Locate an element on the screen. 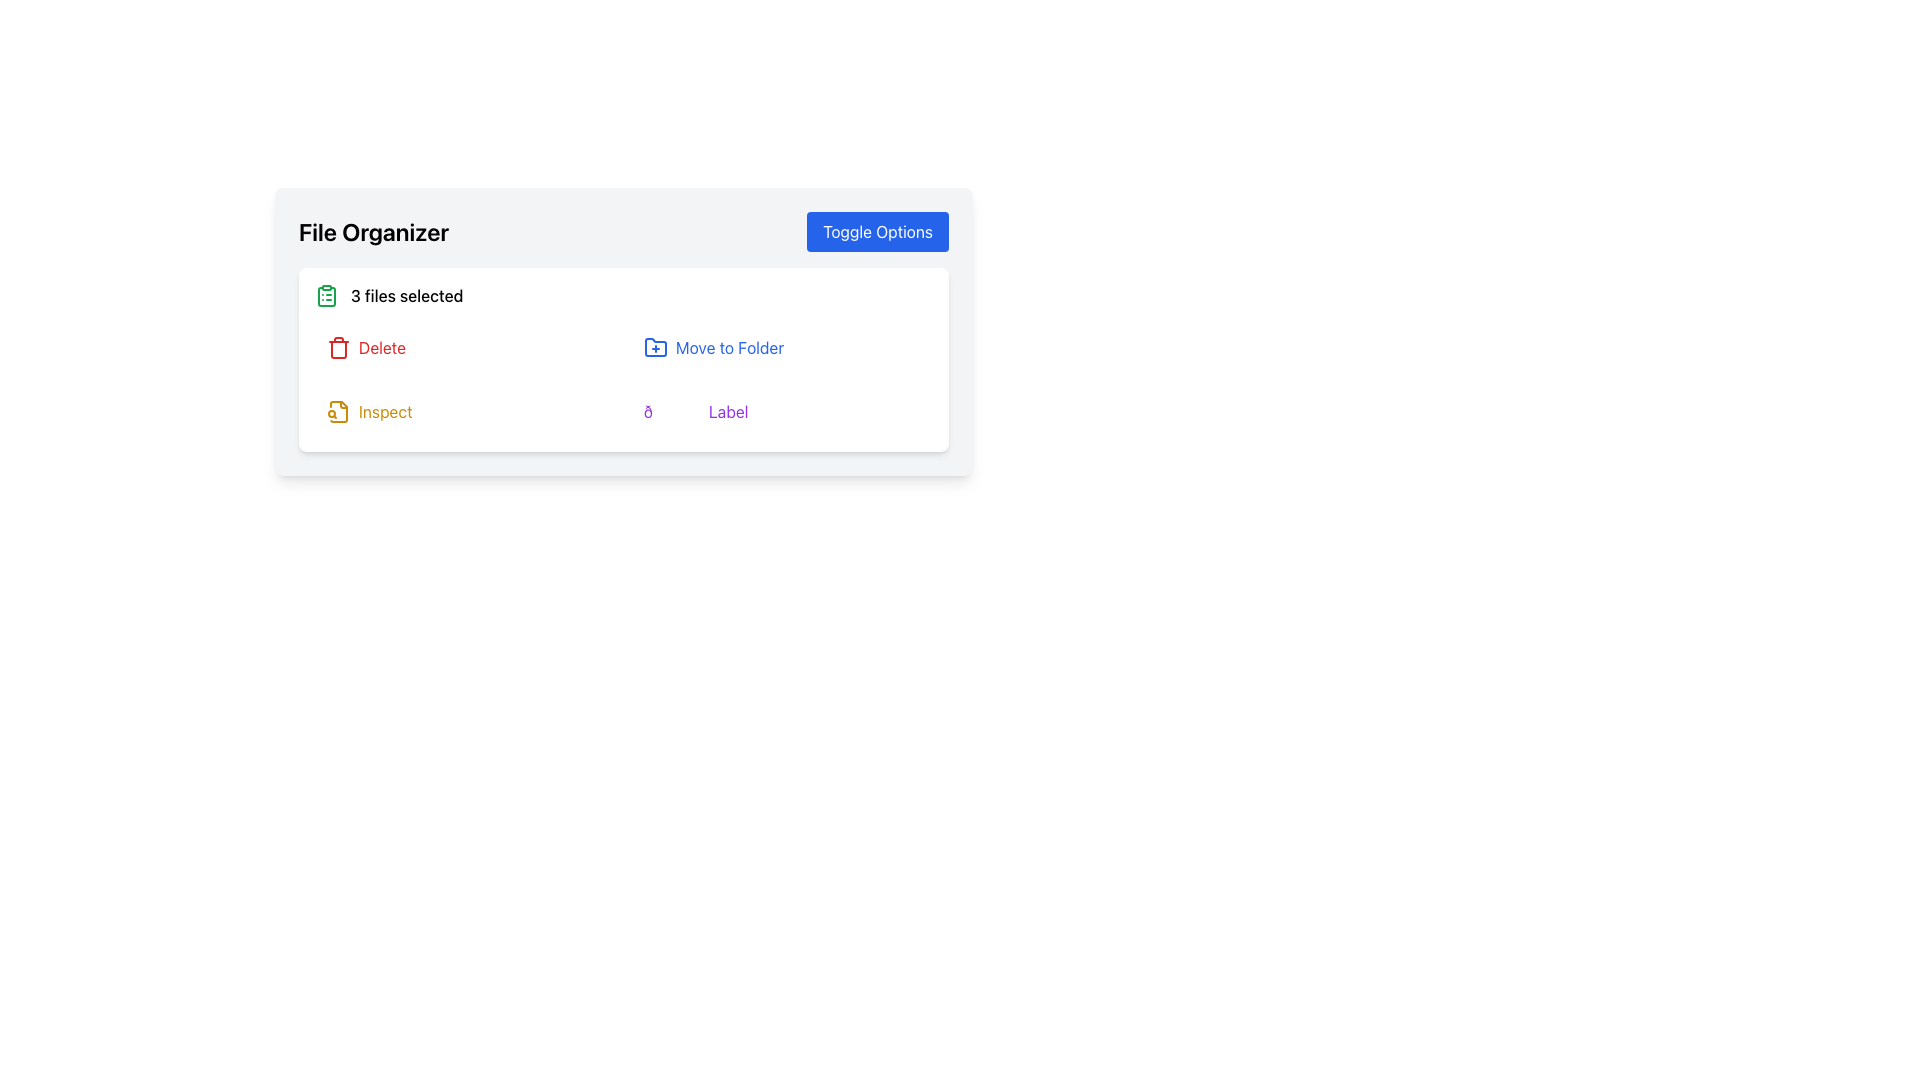 The height and width of the screenshot is (1080, 1920). the 'Move to Folder' button, which contains the icon indicating the action of moving items into a folder, located in the center-left area of the button is located at coordinates (656, 346).